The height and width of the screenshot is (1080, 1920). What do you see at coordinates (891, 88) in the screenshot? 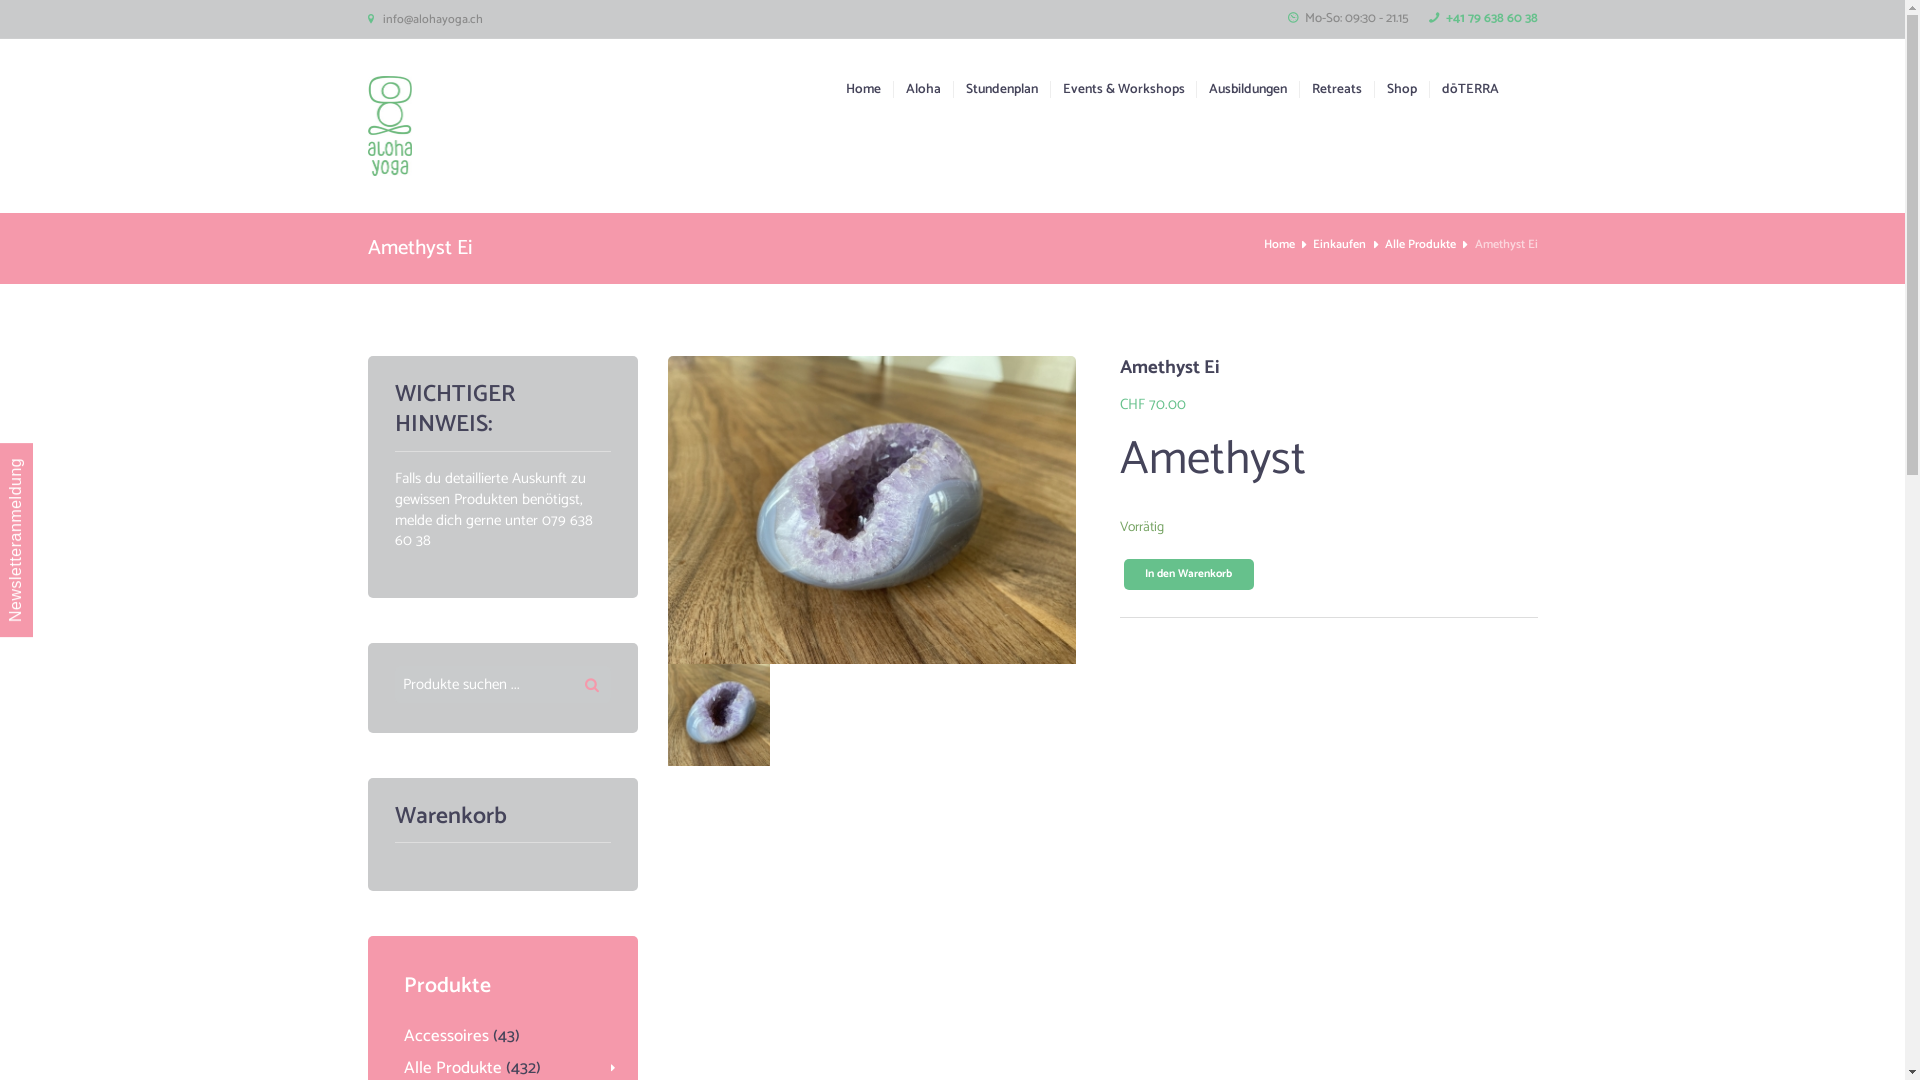
I see `'Aloha'` at bounding box center [891, 88].